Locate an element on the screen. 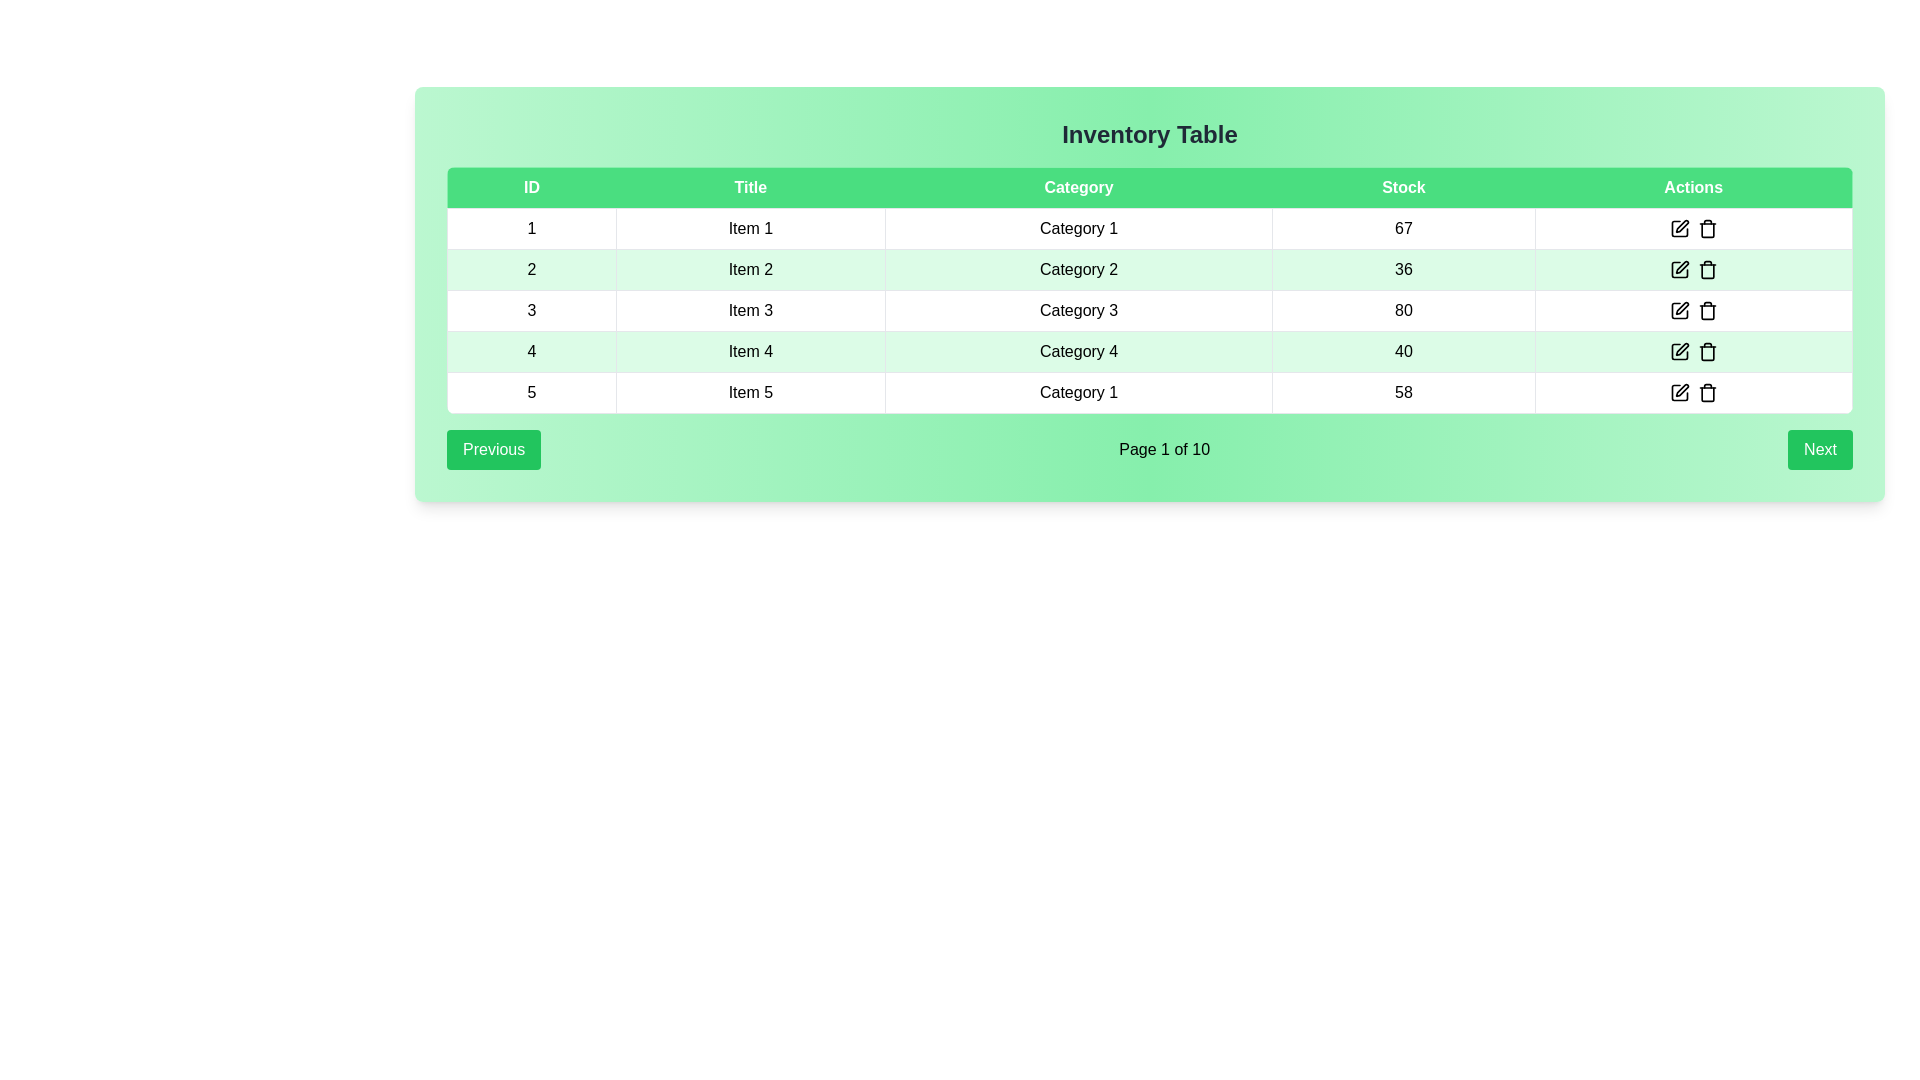 Image resolution: width=1920 pixels, height=1080 pixels. the centered header labeled 'Inventory Table', which is bold and stands out against a green gradient background is located at coordinates (1150, 135).